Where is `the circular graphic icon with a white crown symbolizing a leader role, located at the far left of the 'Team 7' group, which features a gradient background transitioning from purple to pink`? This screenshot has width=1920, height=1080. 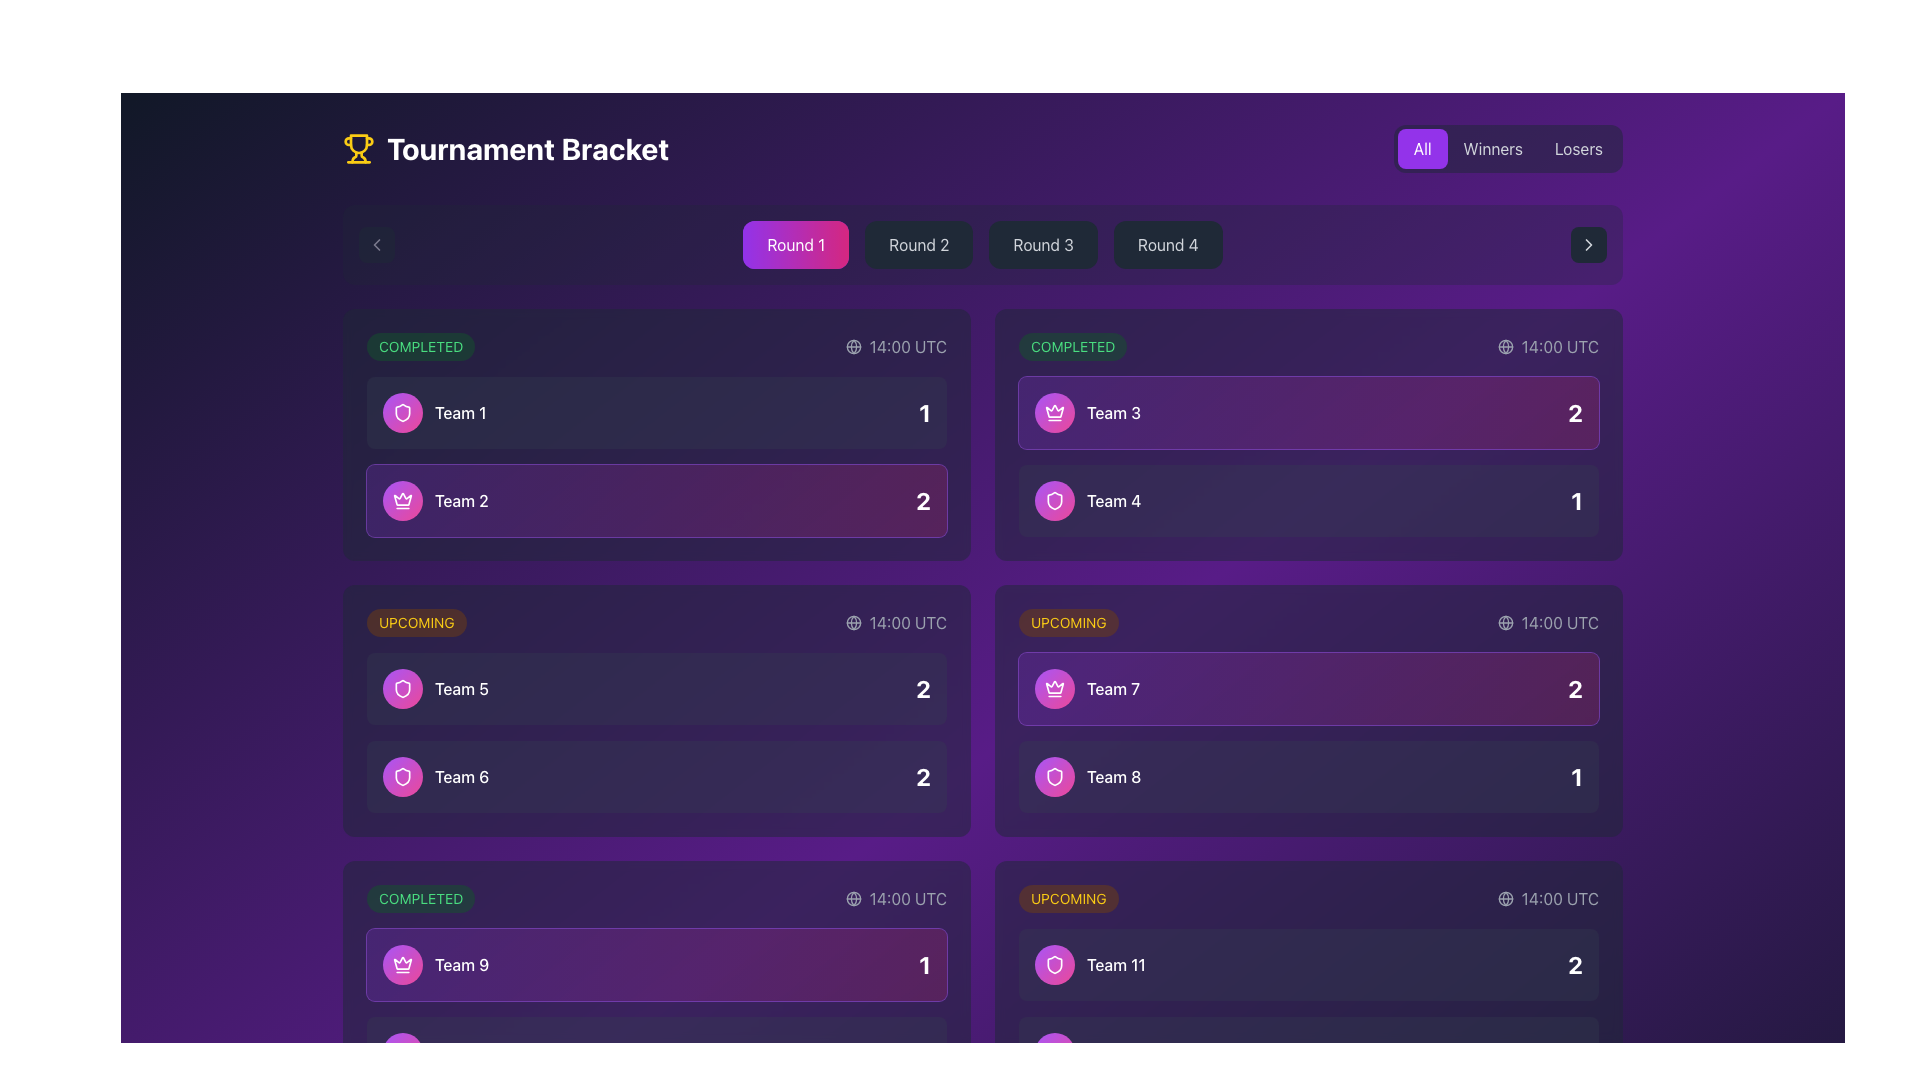
the circular graphic icon with a white crown symbolizing a leader role, located at the far left of the 'Team 7' group, which features a gradient background transitioning from purple to pink is located at coordinates (1054, 688).